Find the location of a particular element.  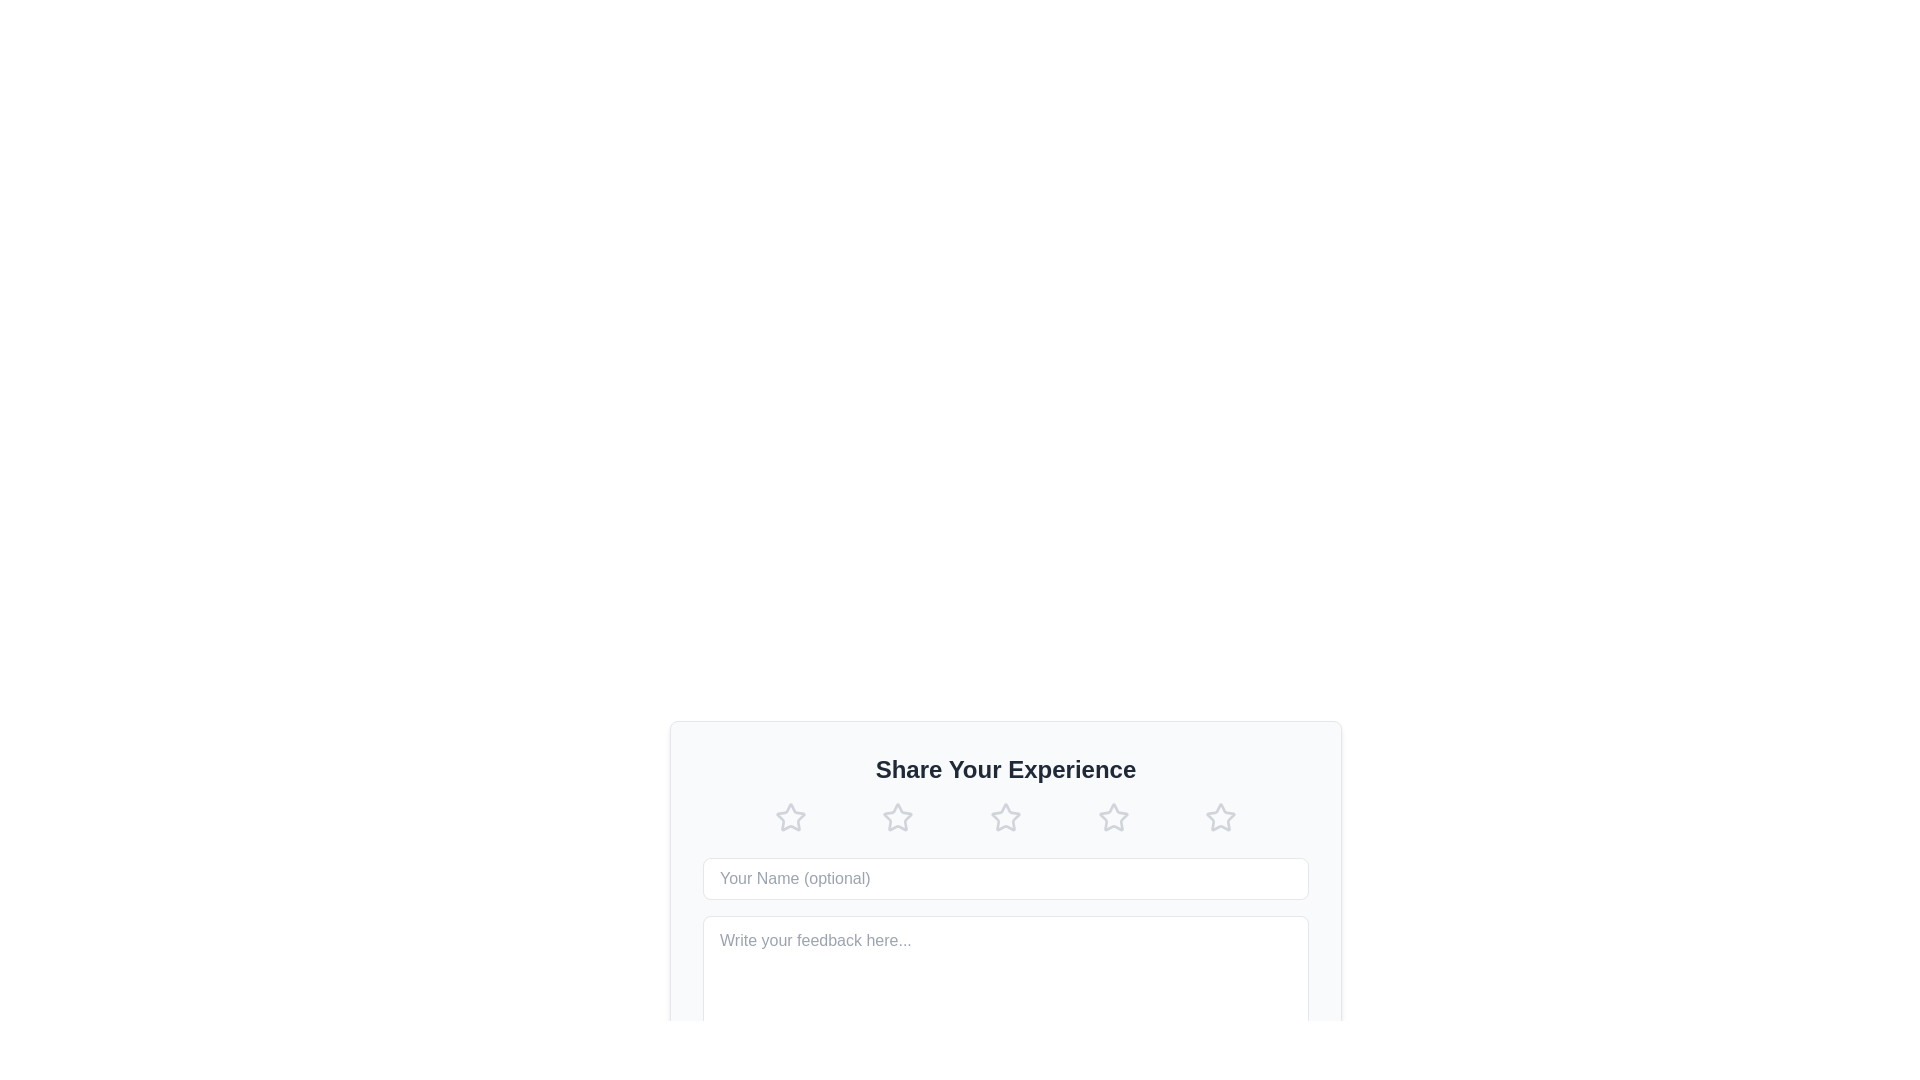

the first rating star icon is located at coordinates (896, 817).